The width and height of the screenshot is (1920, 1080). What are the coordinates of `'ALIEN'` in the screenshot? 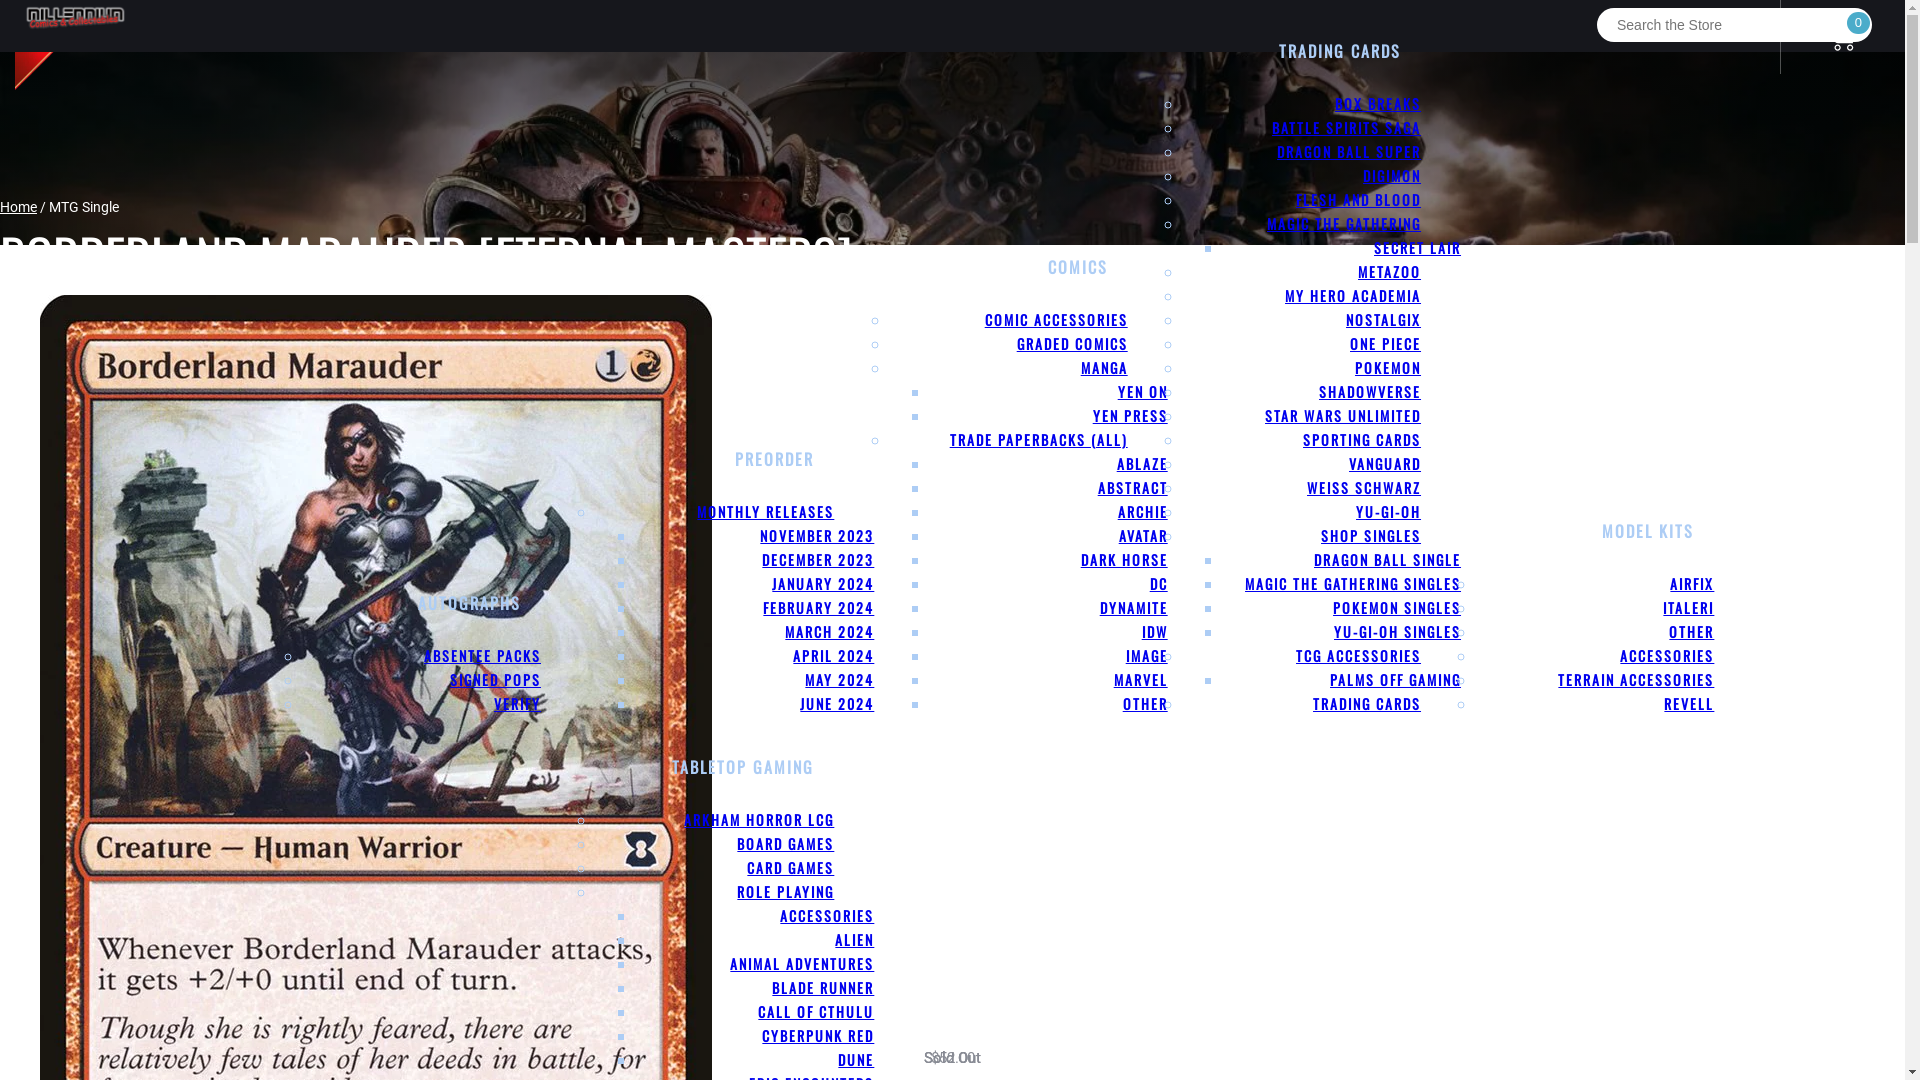 It's located at (854, 939).